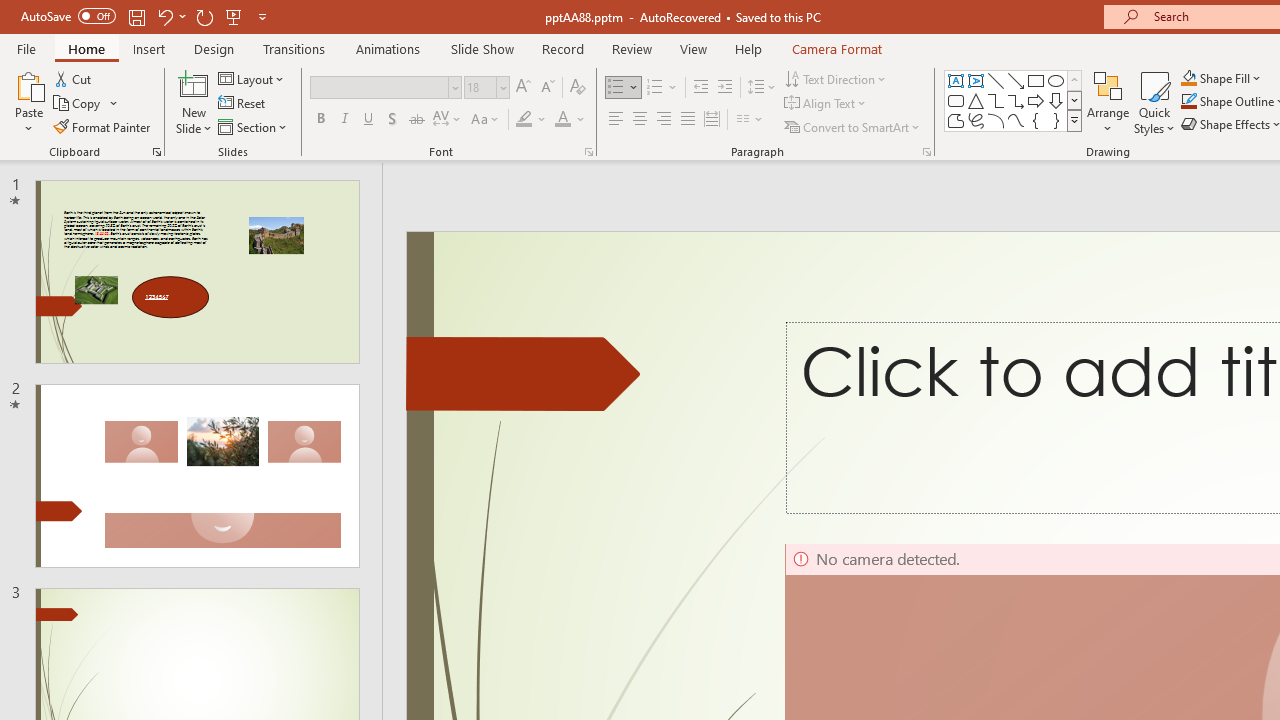 The image size is (1280, 720). What do you see at coordinates (1107, 103) in the screenshot?
I see `'Arrange'` at bounding box center [1107, 103].